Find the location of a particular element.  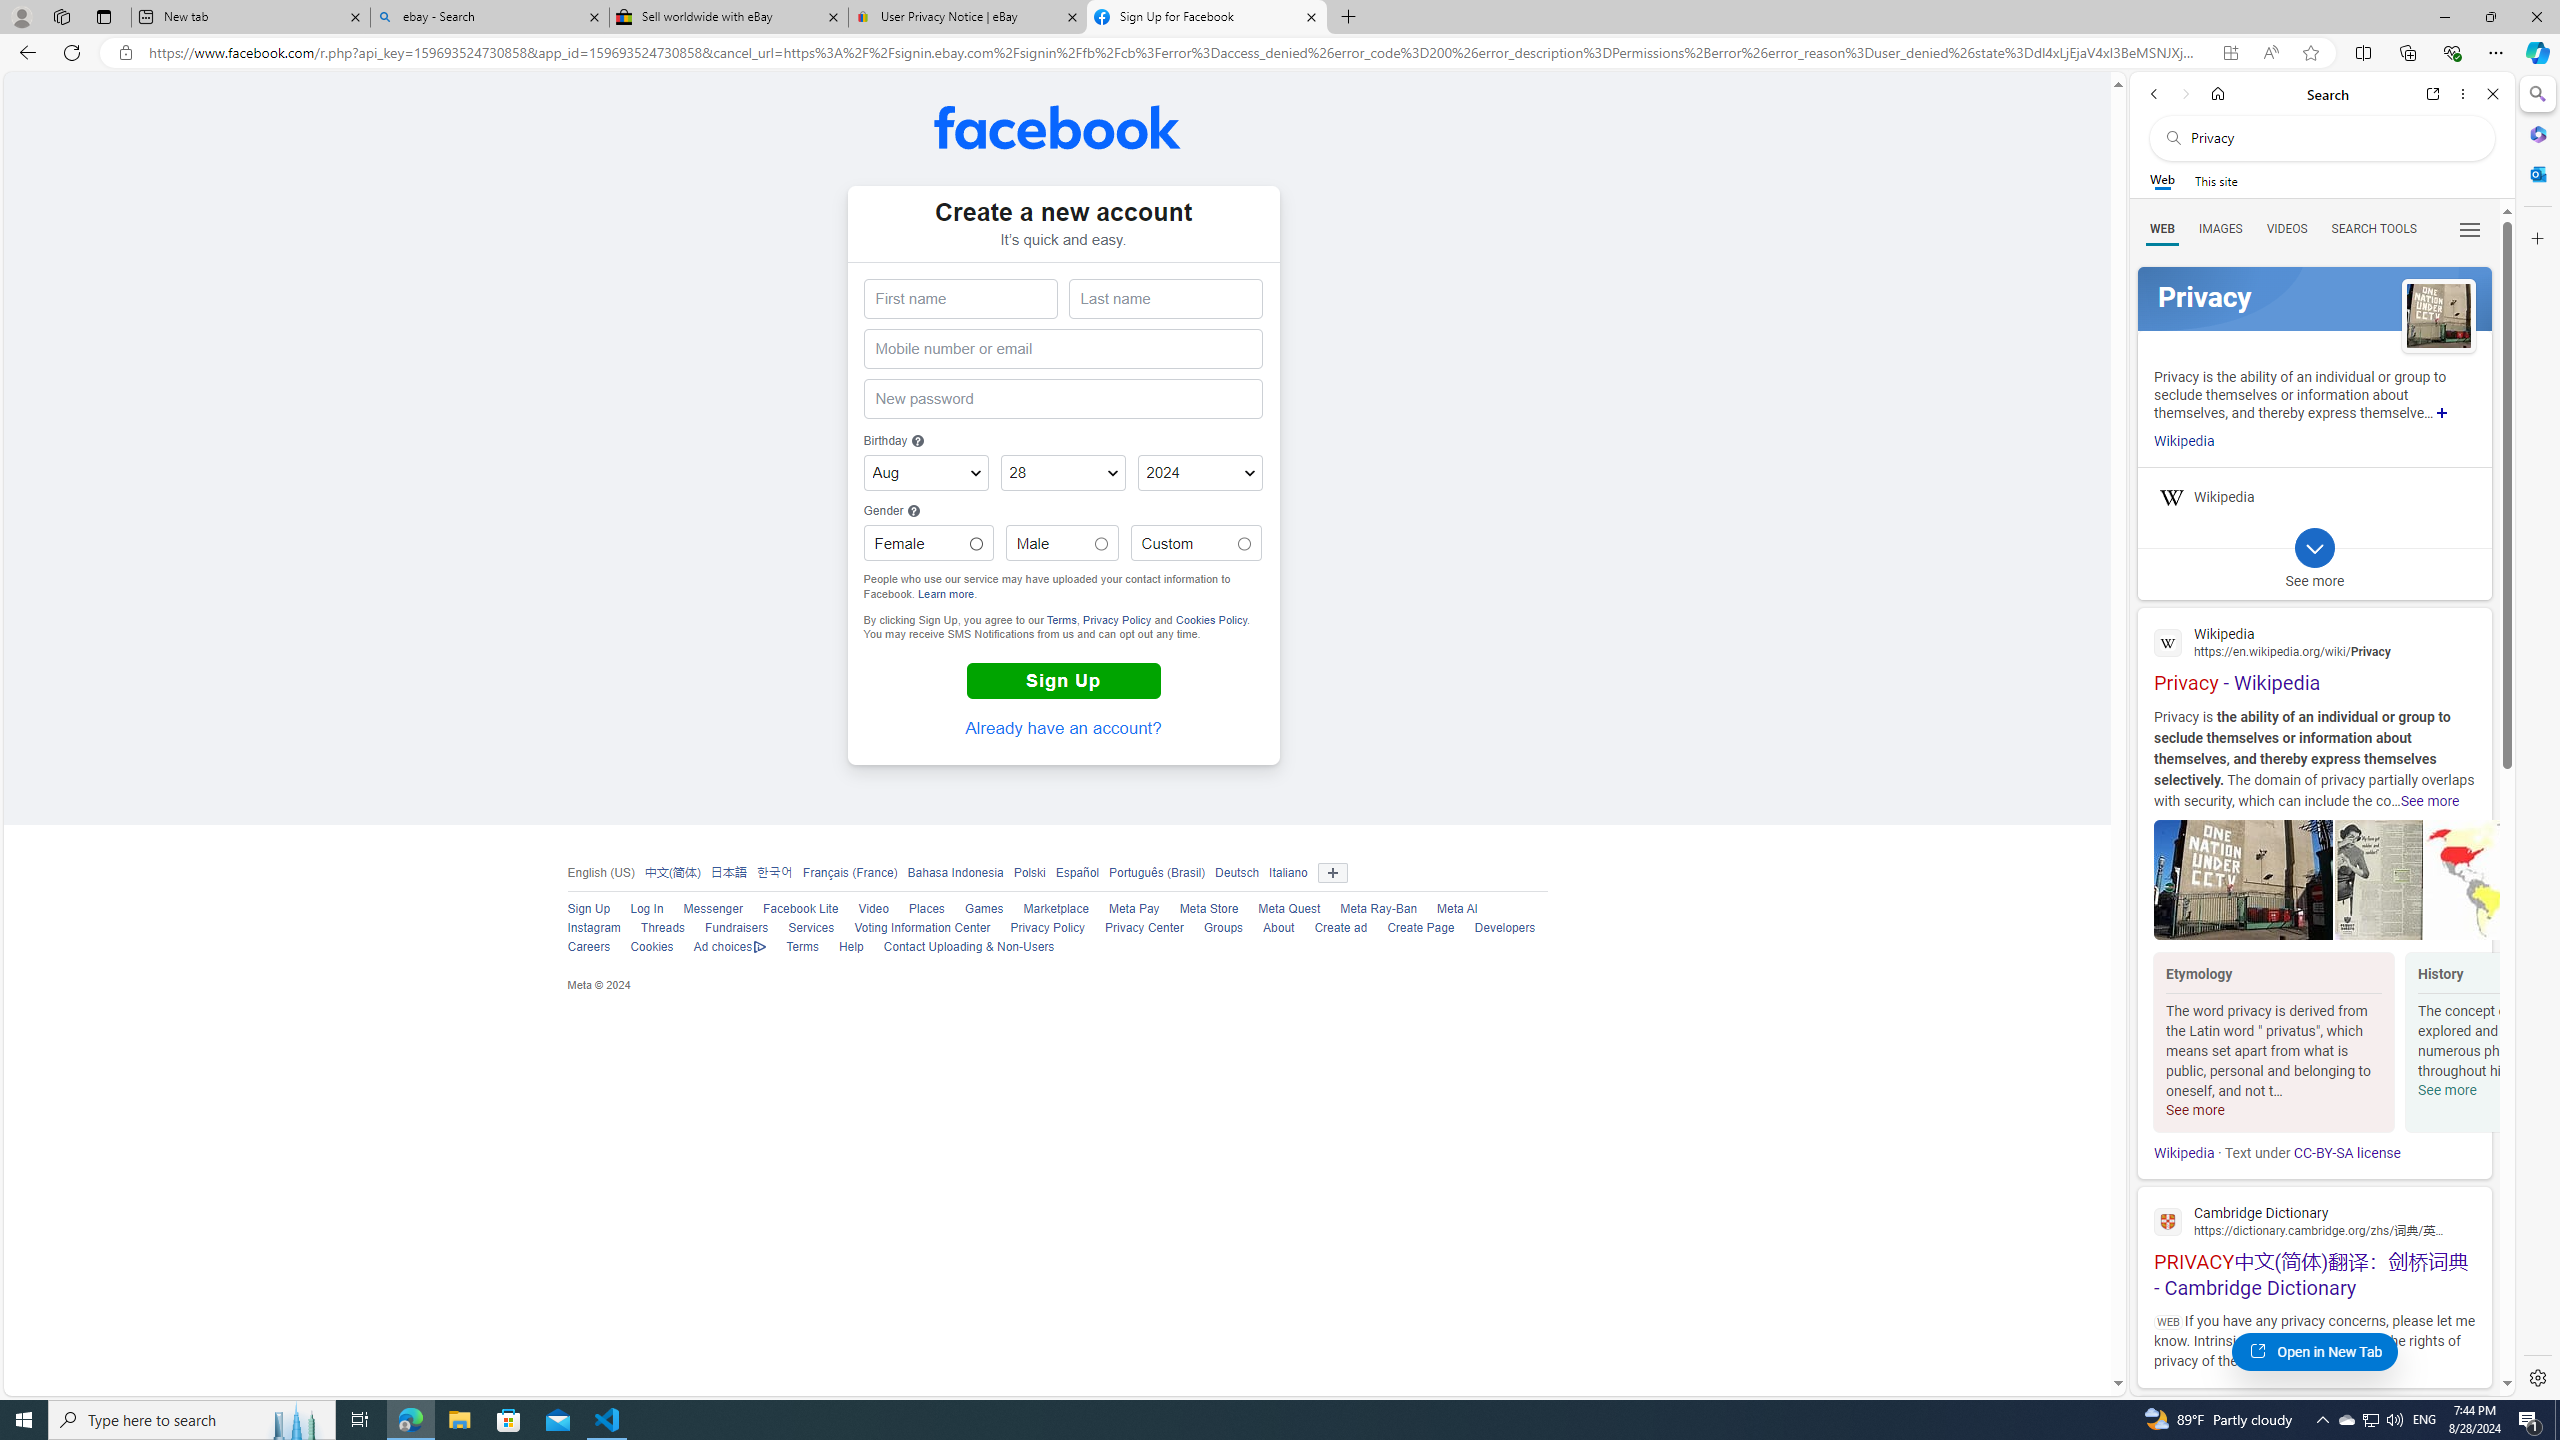

'Threads' is located at coordinates (652, 927).